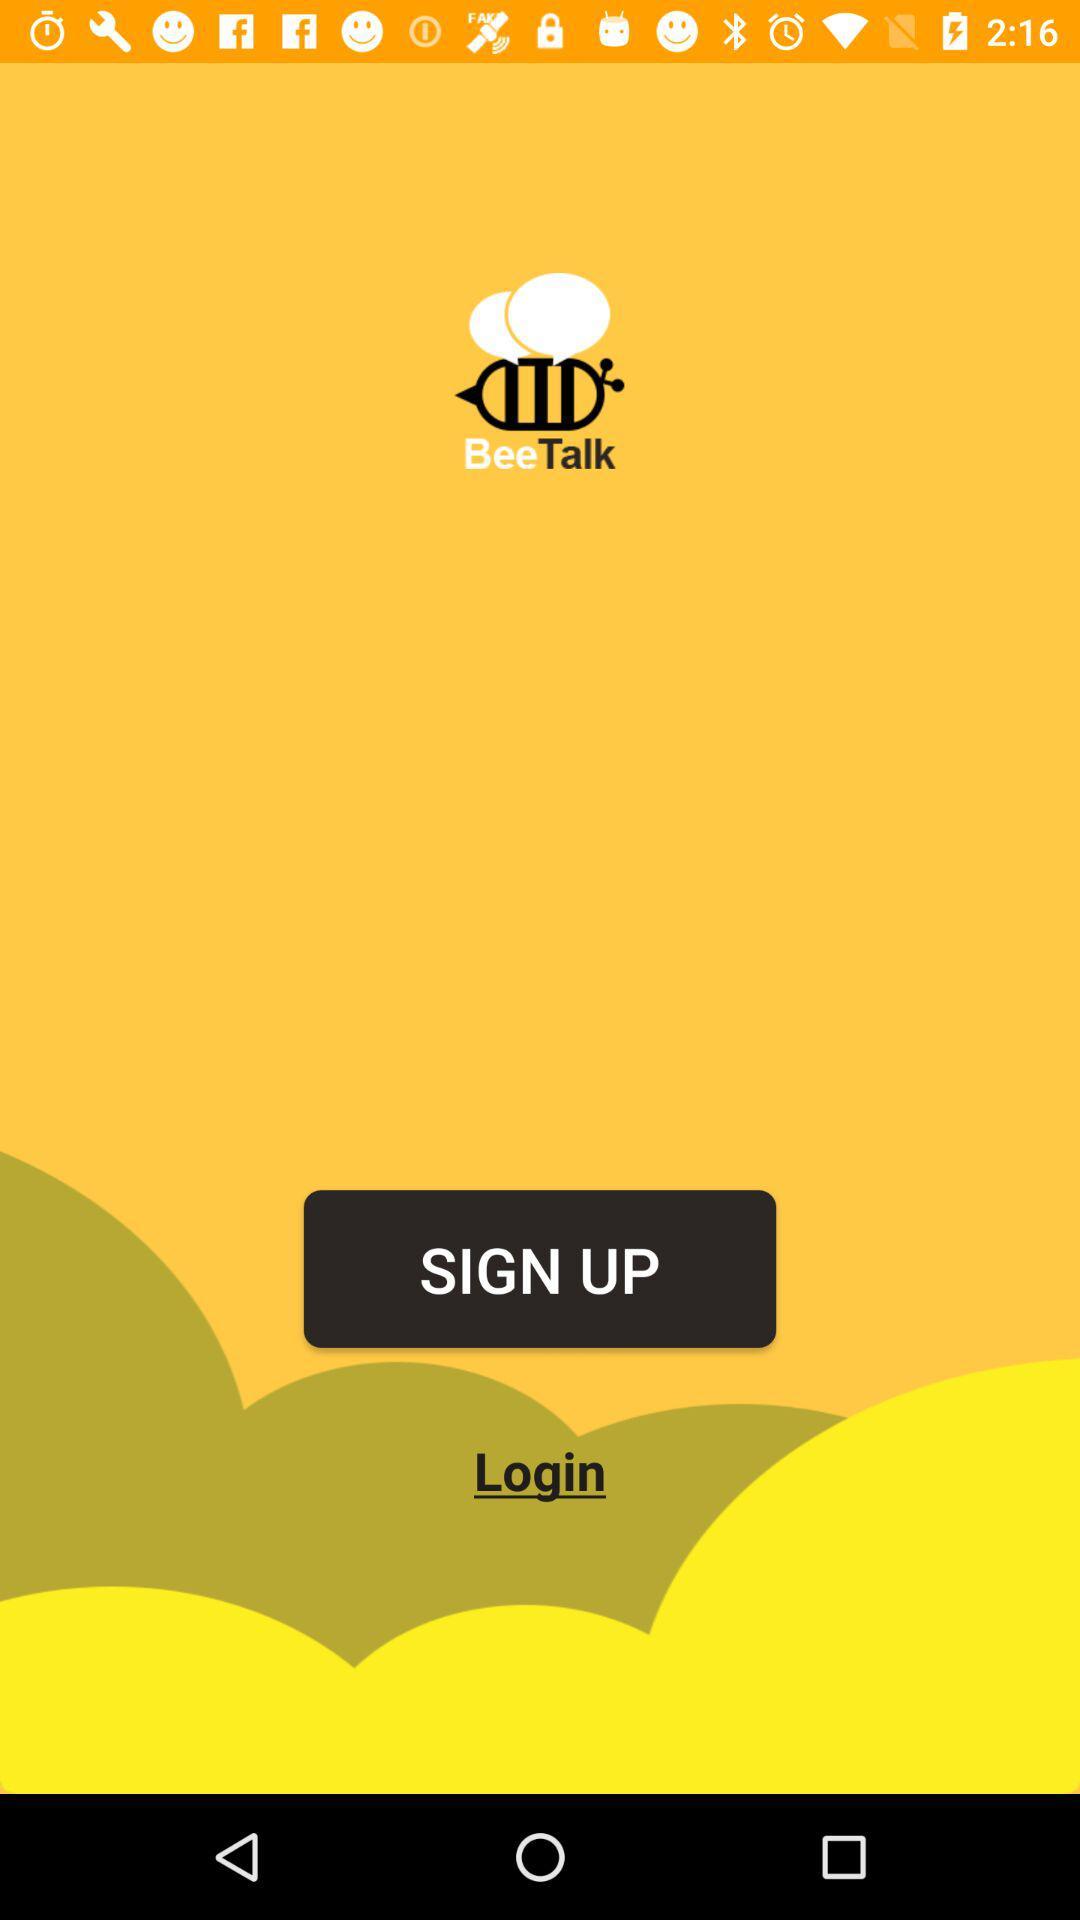 The width and height of the screenshot is (1080, 1920). What do you see at coordinates (540, 1267) in the screenshot?
I see `the sign up item` at bounding box center [540, 1267].